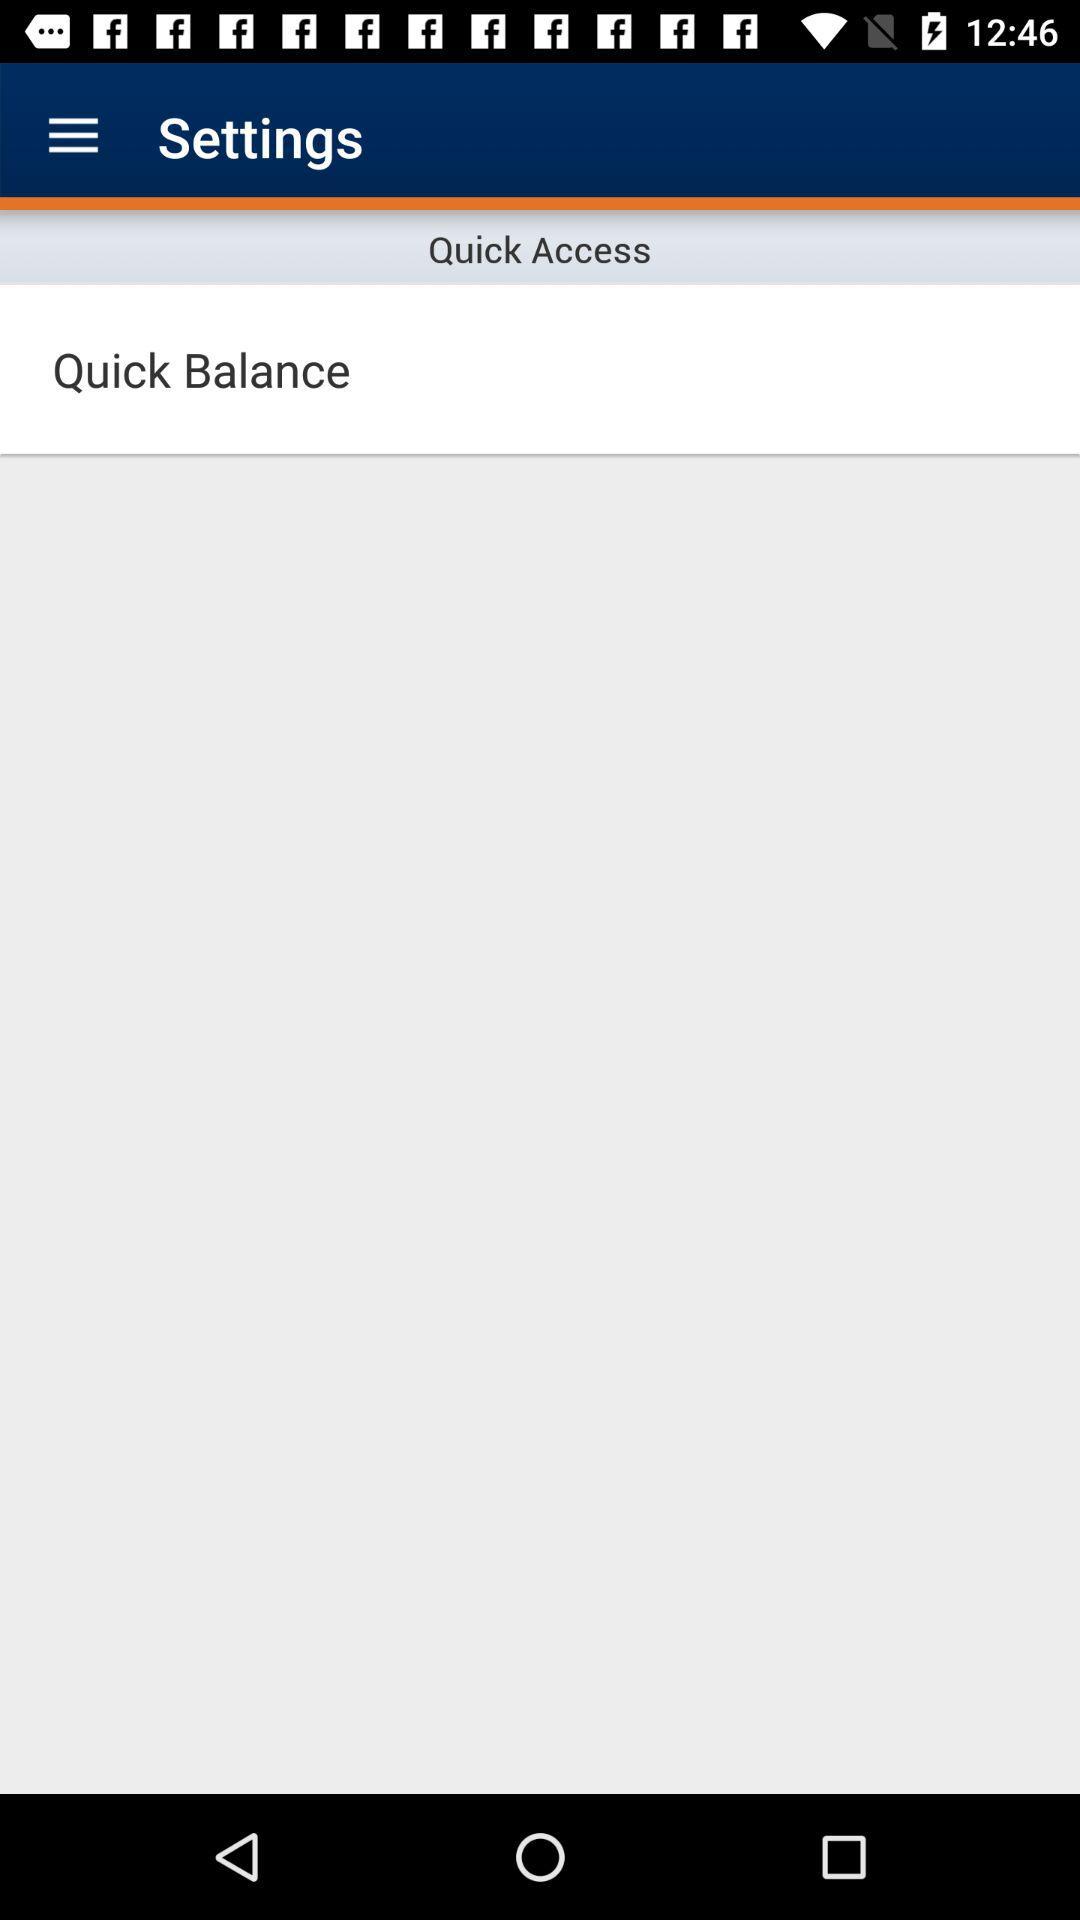  I want to click on icon to the left of the settings app, so click(72, 135).